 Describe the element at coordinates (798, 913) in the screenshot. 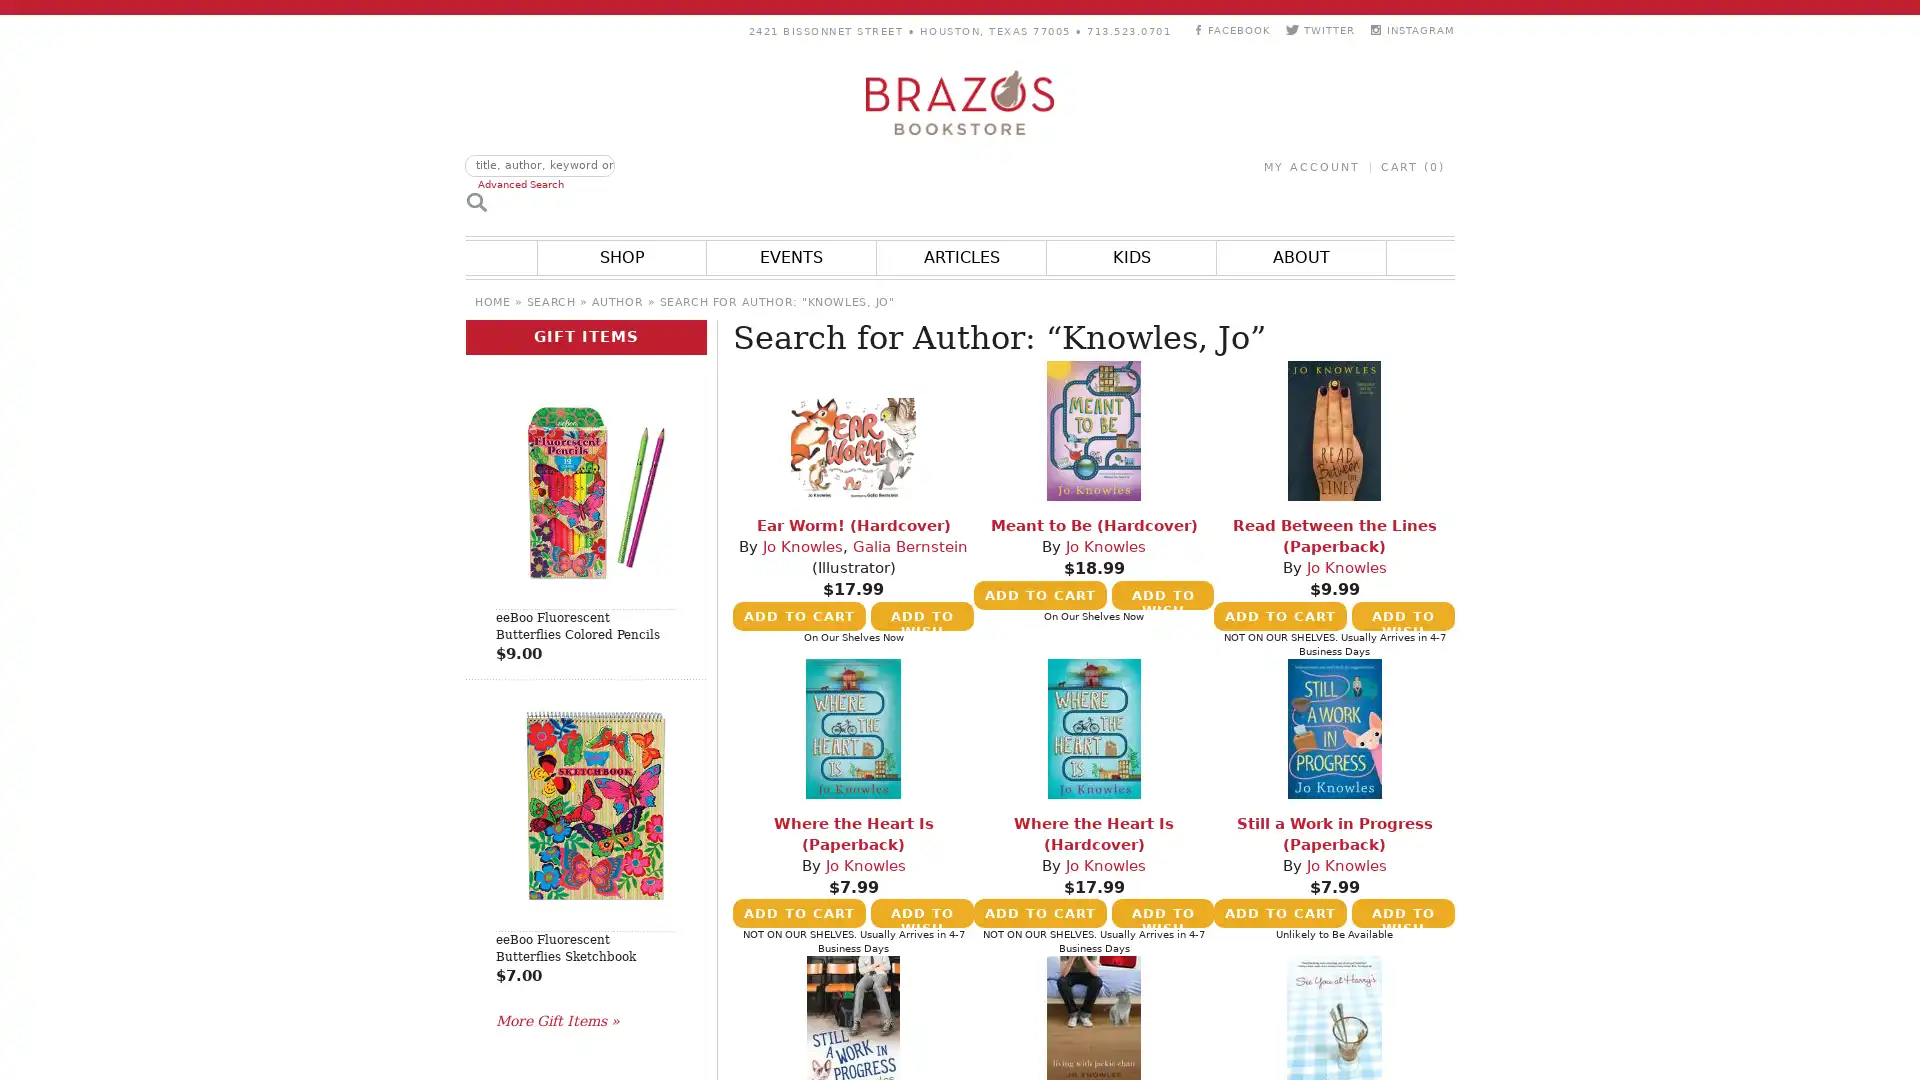

I see `Add to Cart` at that location.